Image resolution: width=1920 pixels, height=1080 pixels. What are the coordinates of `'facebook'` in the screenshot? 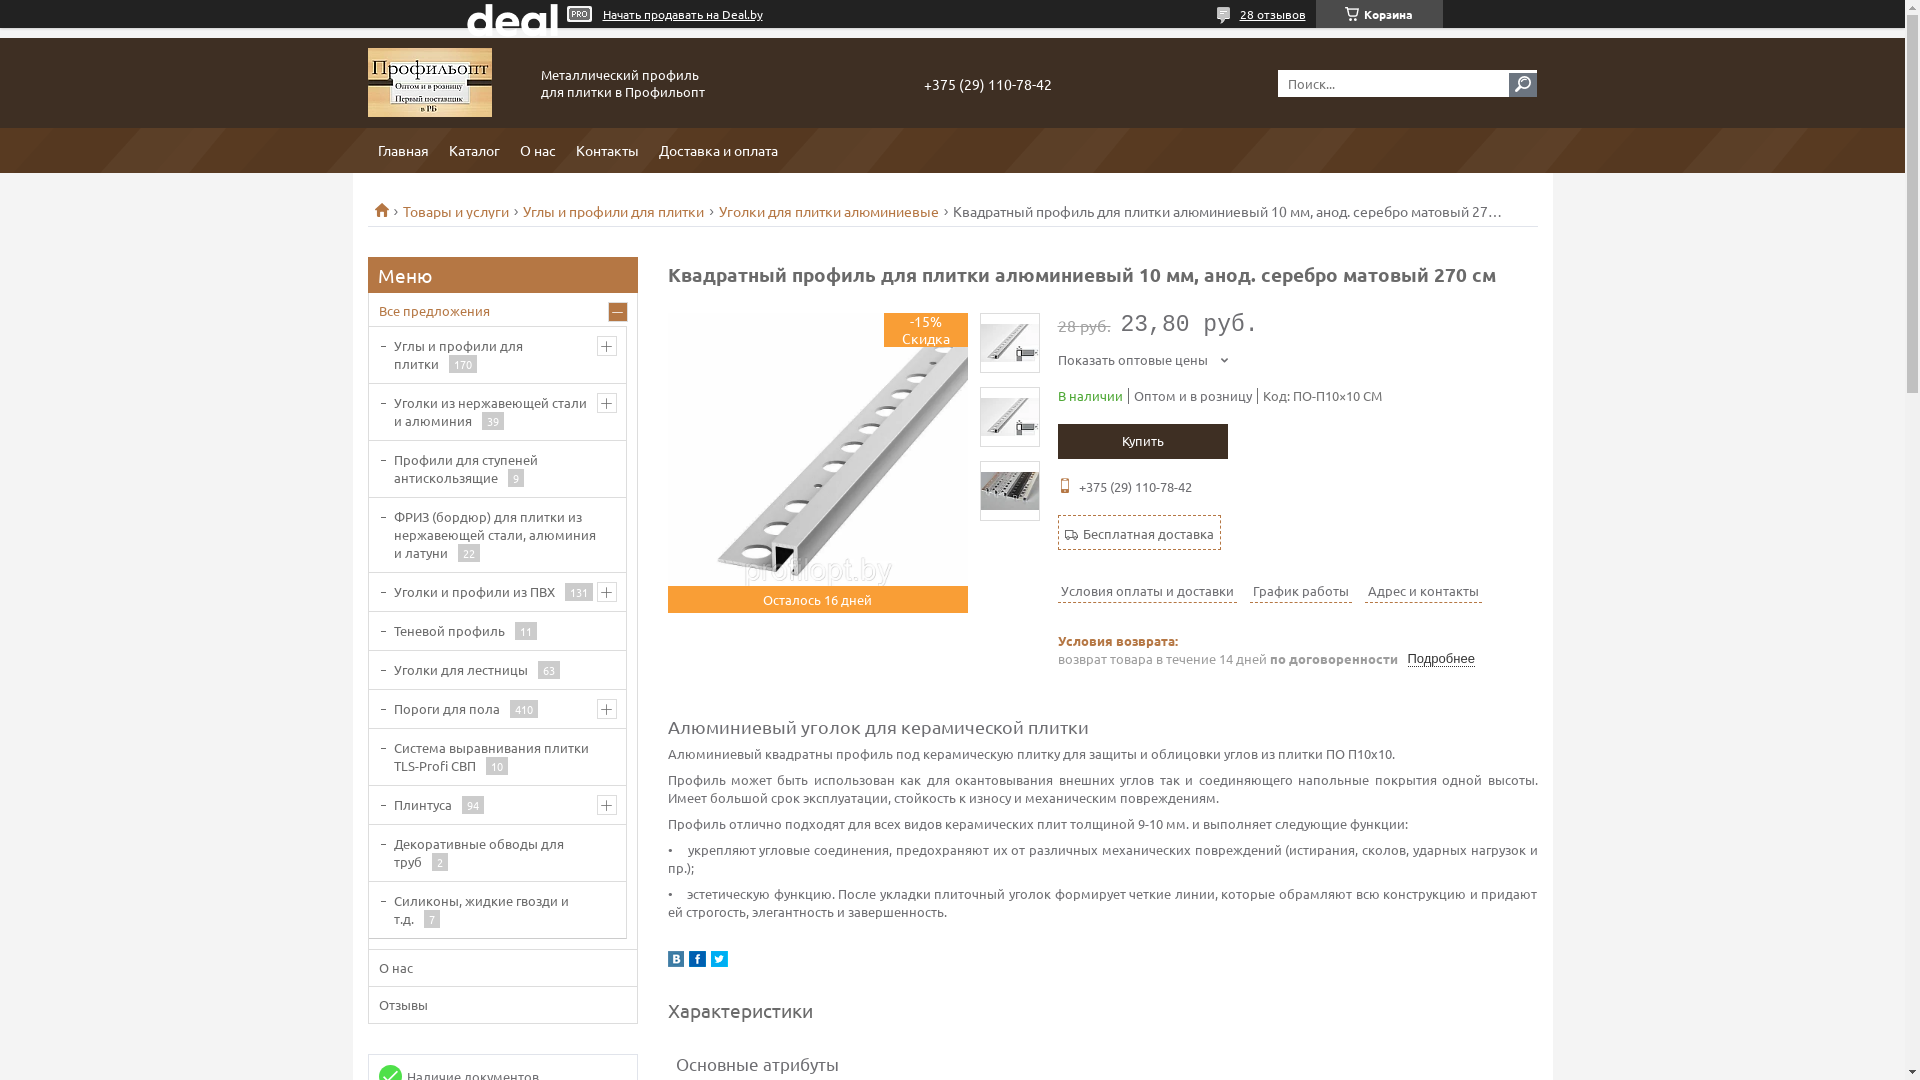 It's located at (696, 960).